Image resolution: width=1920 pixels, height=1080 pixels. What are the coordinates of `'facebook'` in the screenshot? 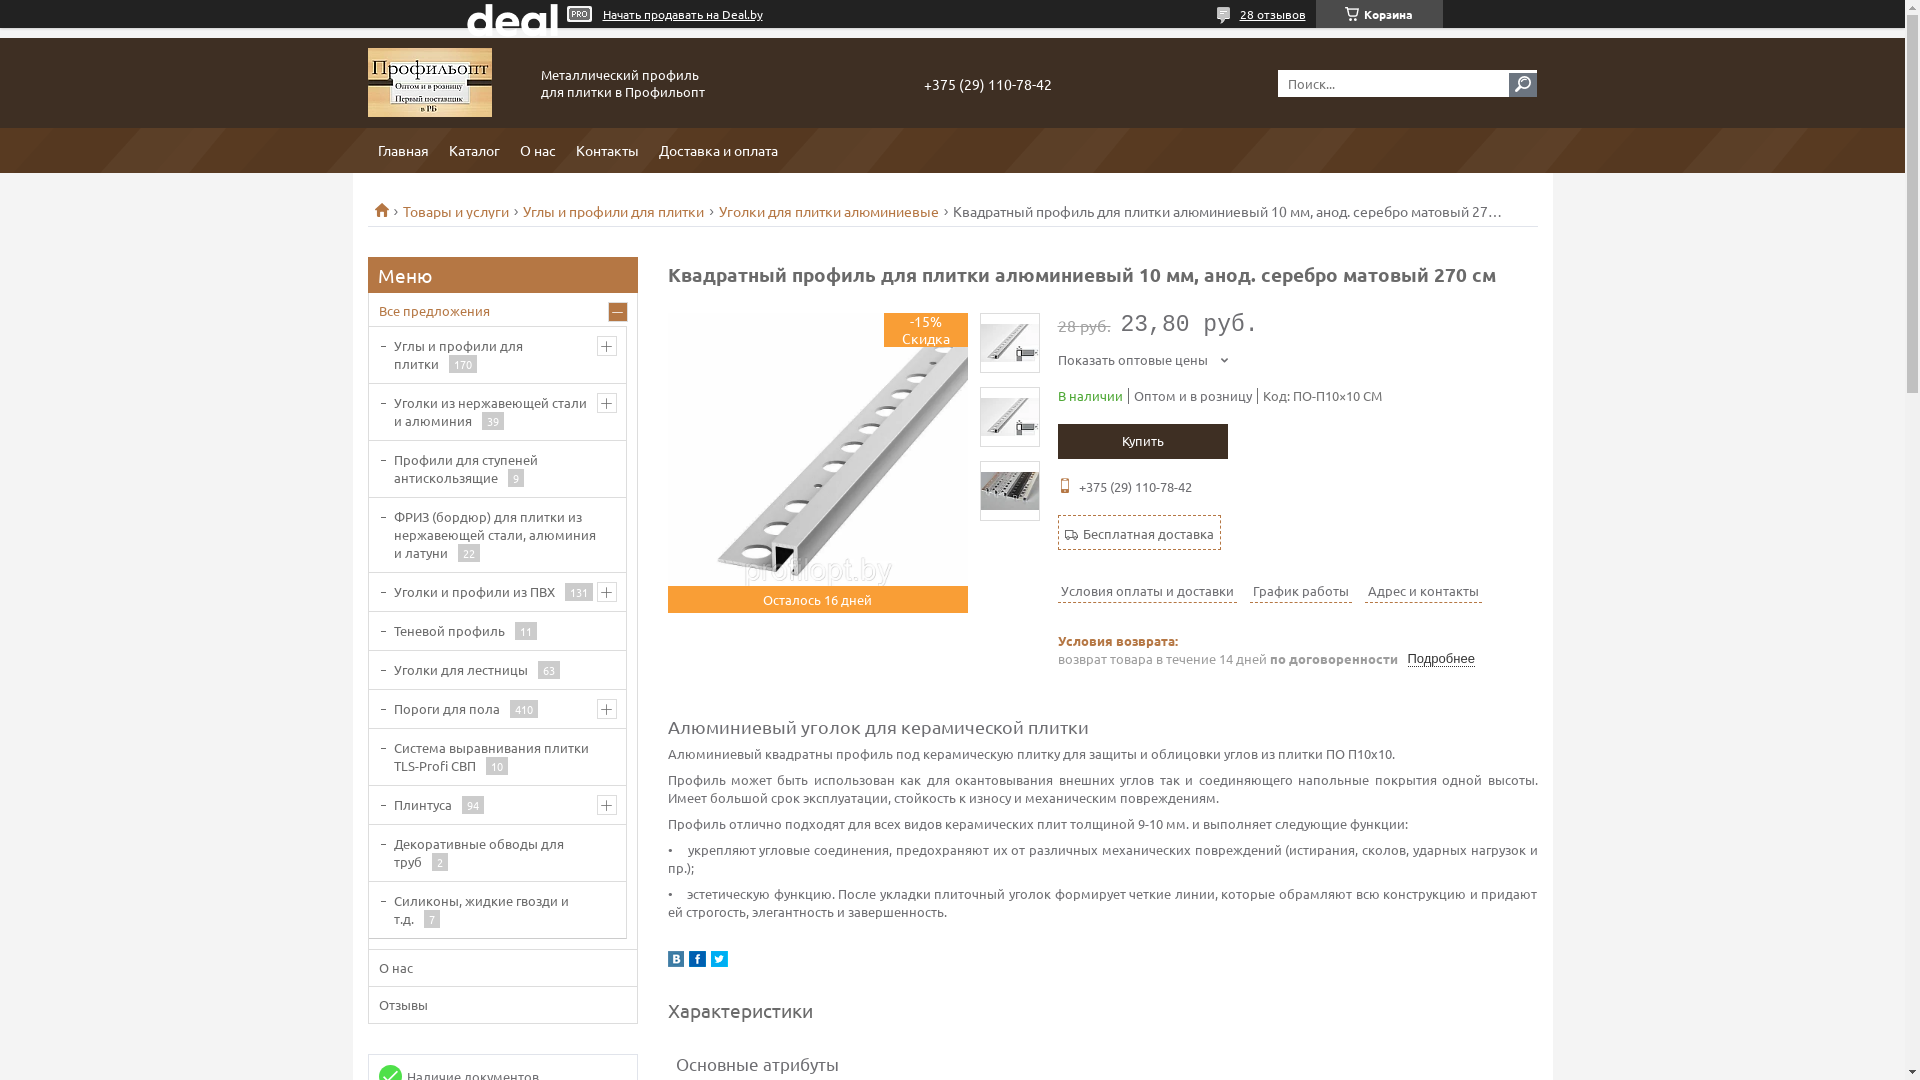 It's located at (696, 960).